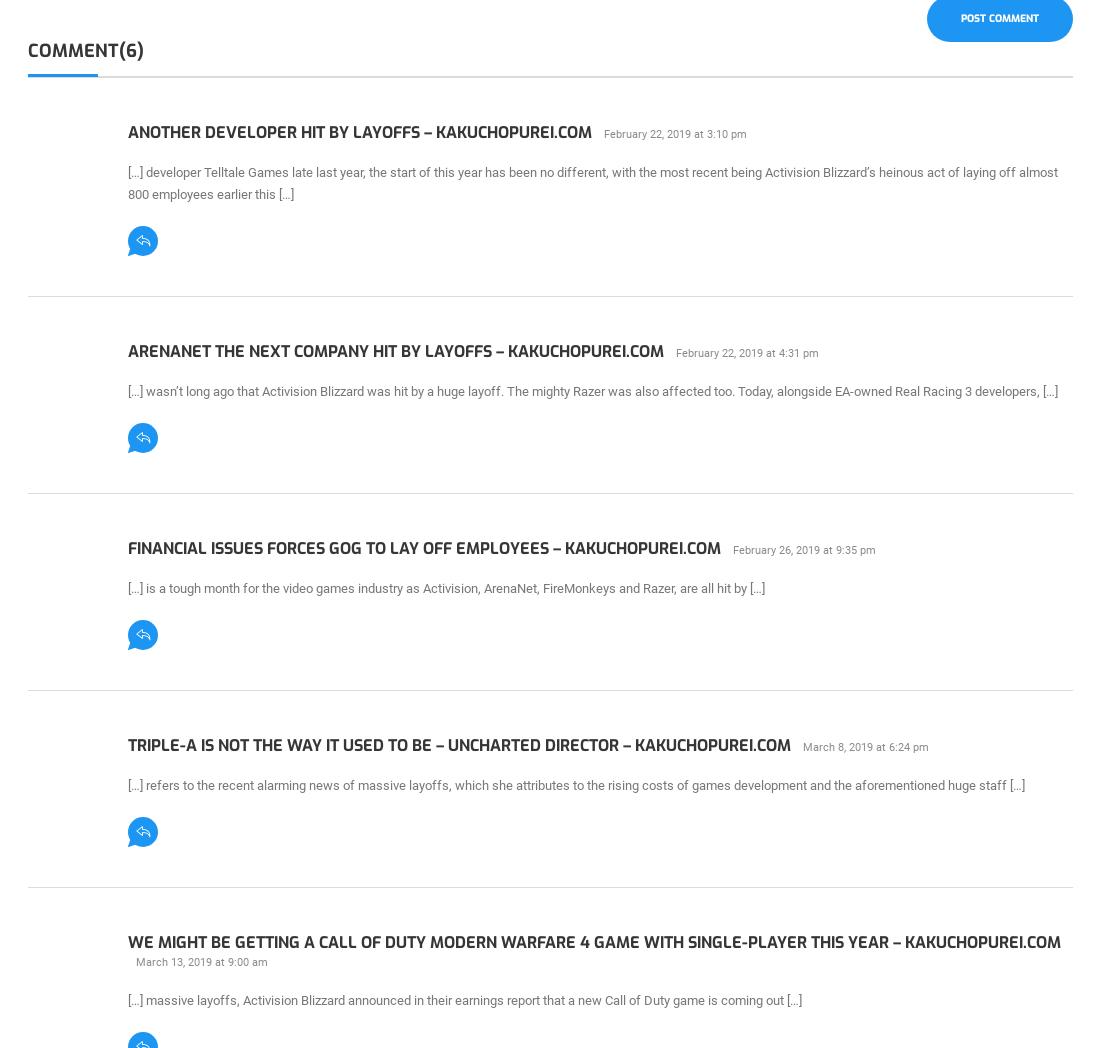  What do you see at coordinates (444, 587) in the screenshot?
I see `'[…] is a tough month for the video games industry as Activision, ArenaNet, FireMonkeys and Razer, are all hit by […]'` at bounding box center [444, 587].